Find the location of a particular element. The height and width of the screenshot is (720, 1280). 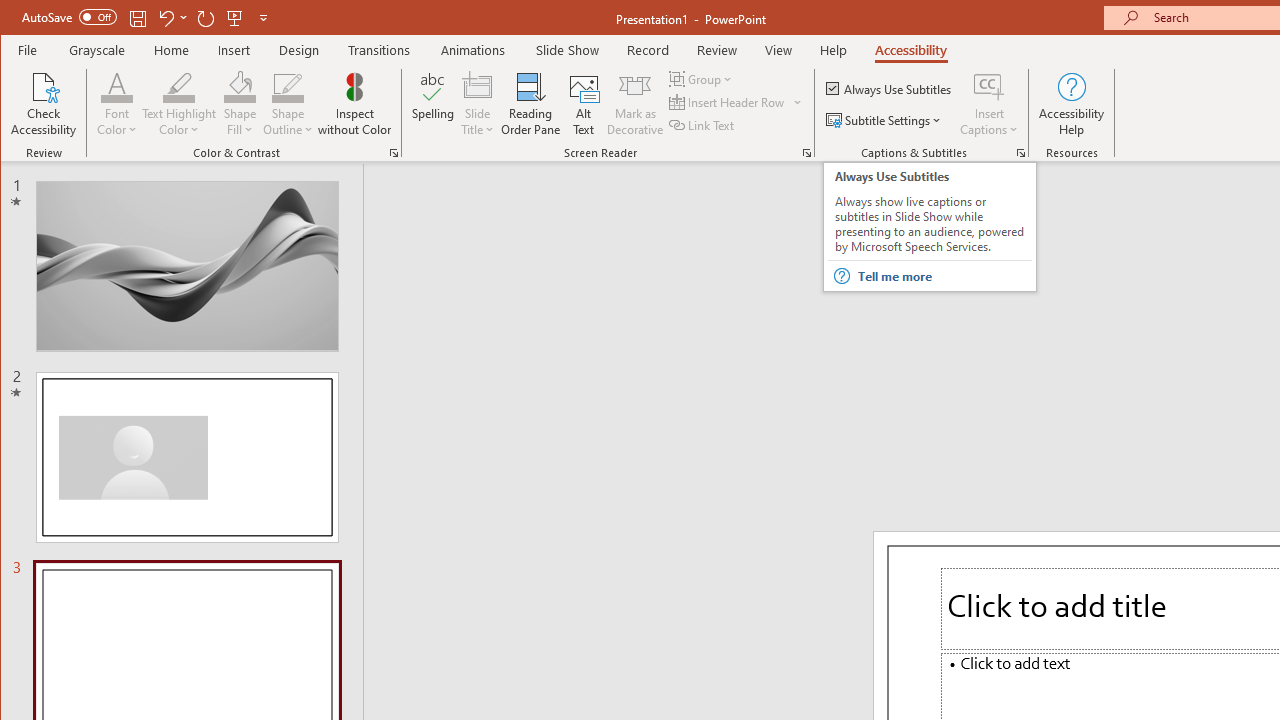

'Grayscale' is located at coordinates (96, 49).